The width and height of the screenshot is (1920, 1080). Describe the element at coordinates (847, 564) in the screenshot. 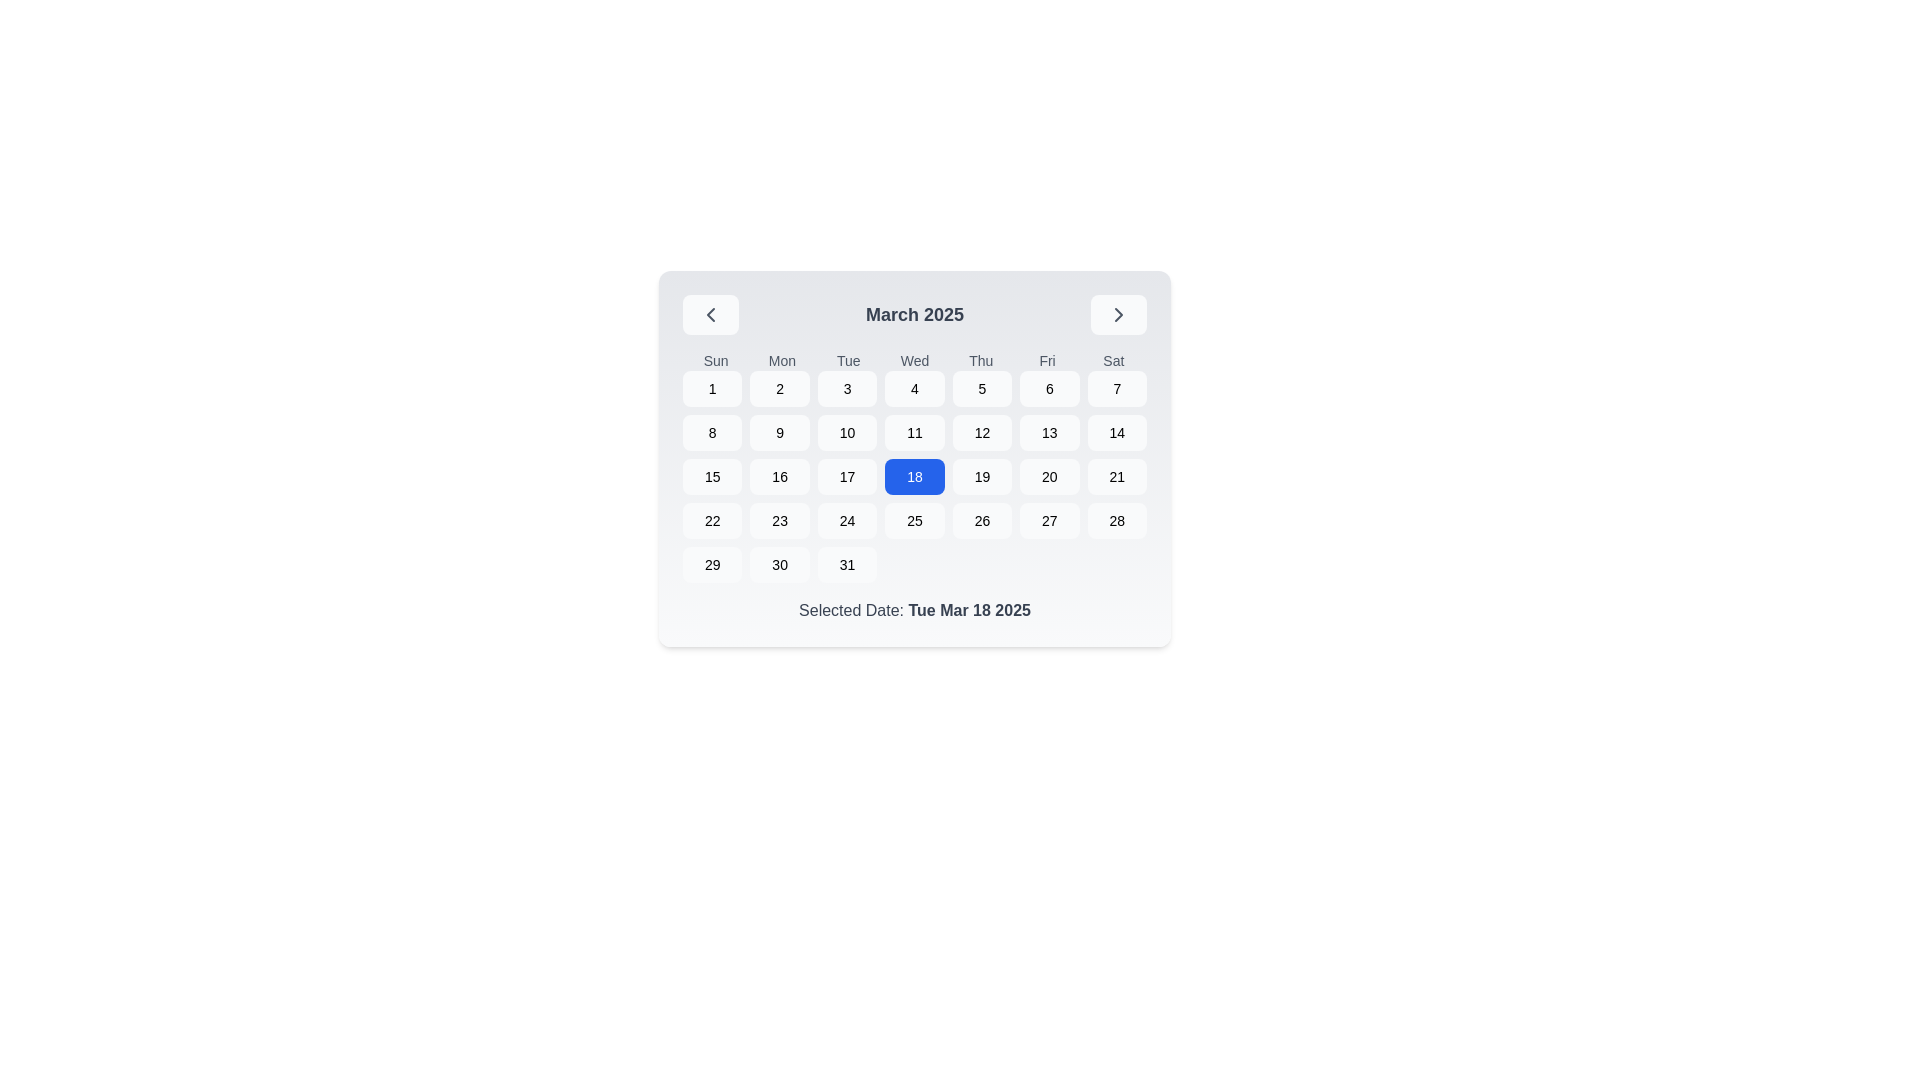

I see `the interactive calendar day cell representing the 31st day of the month` at that location.